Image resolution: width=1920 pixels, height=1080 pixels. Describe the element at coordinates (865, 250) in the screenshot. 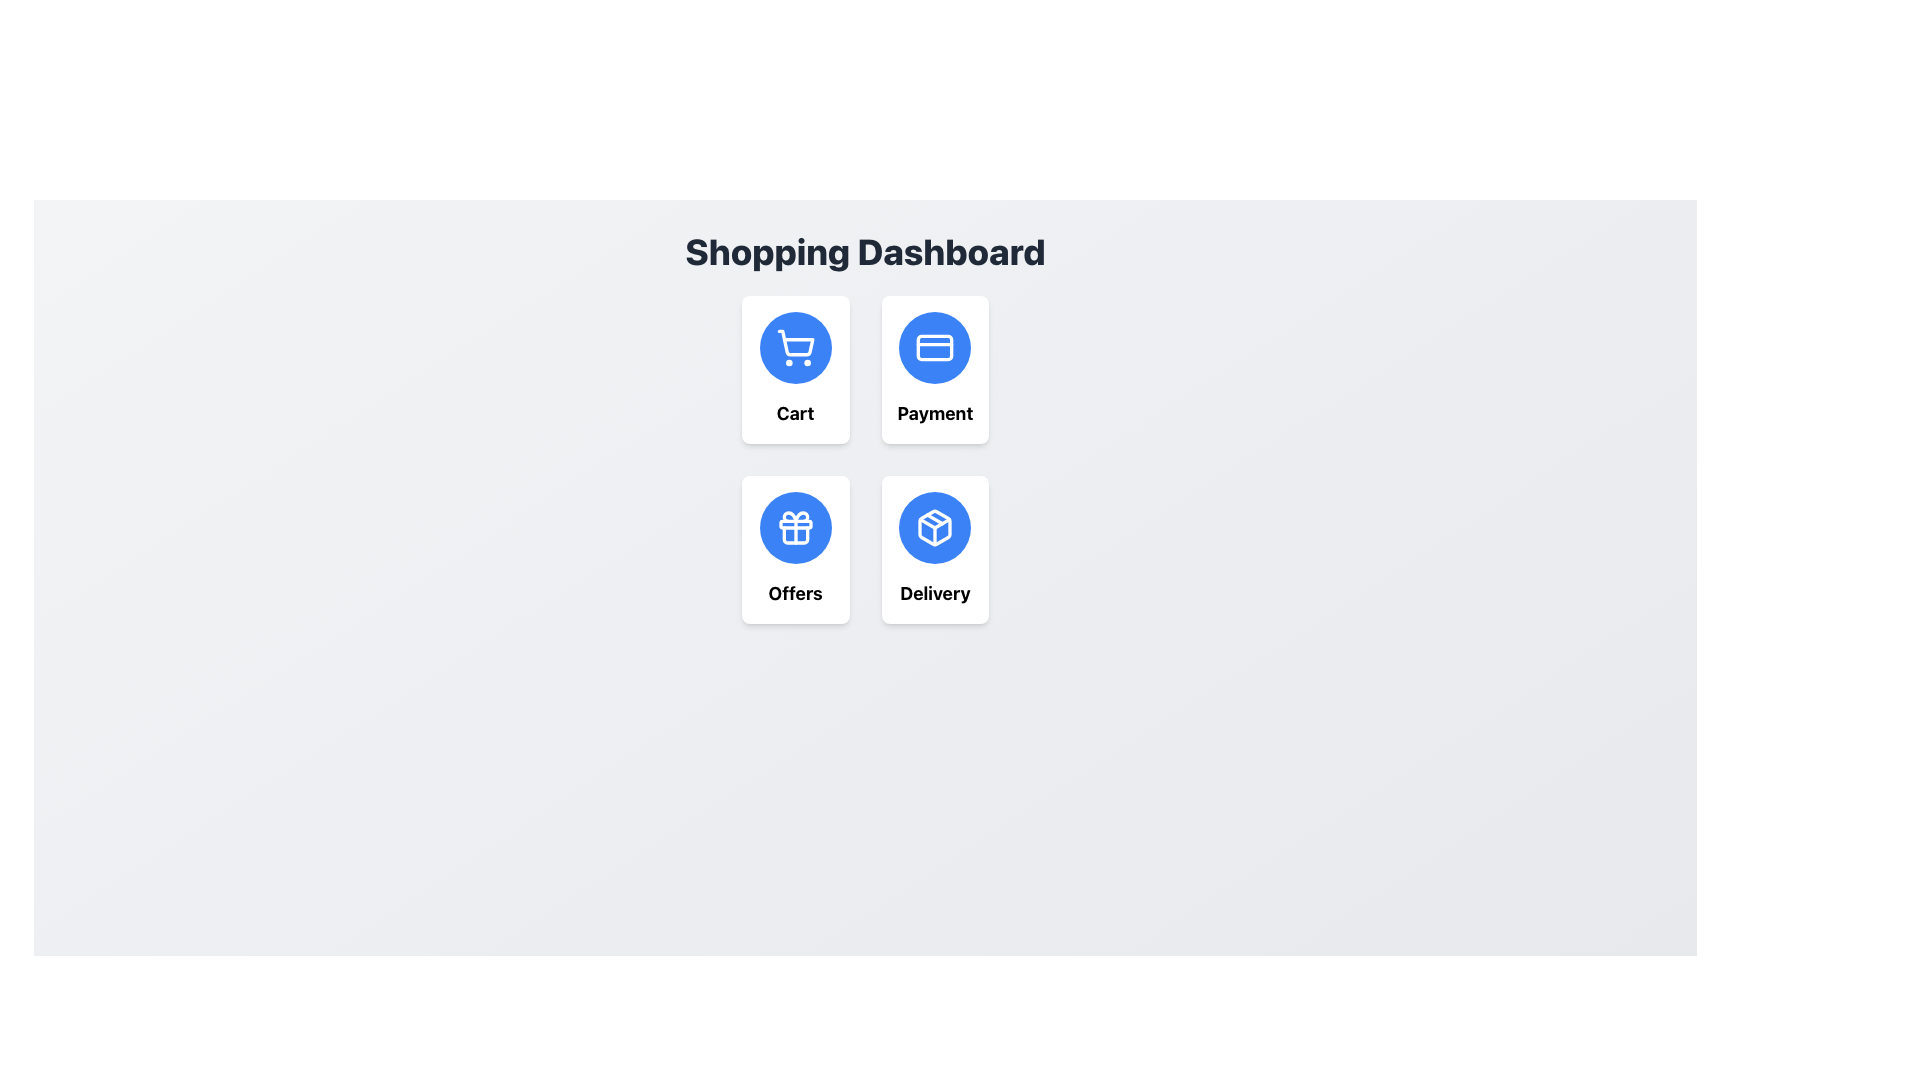

I see `prominently styled text block displaying the title 'Shopping Dashboard' to understand the context of the page` at that location.